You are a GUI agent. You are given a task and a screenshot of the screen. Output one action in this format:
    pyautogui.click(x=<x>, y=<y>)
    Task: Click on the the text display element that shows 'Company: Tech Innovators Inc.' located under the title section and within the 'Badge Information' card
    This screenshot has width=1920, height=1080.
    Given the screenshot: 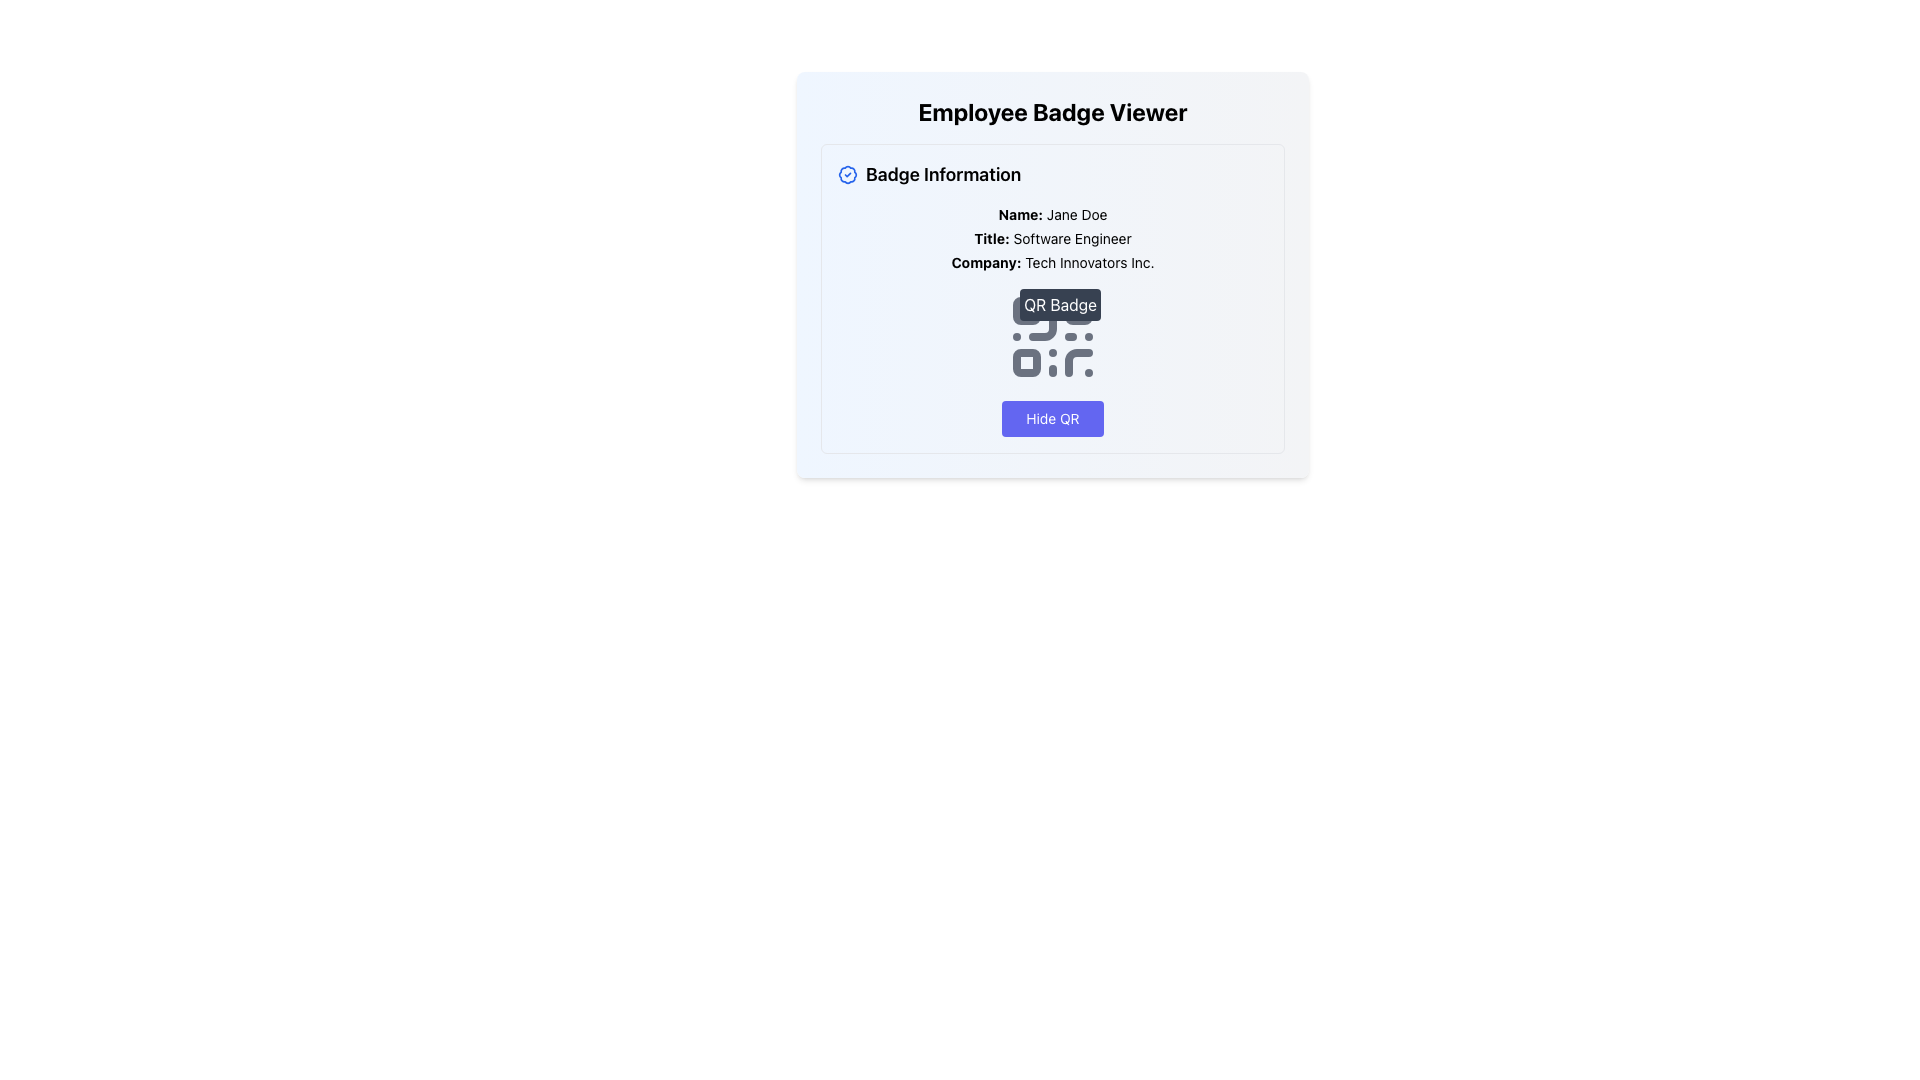 What is the action you would take?
    pyautogui.click(x=1051, y=261)
    